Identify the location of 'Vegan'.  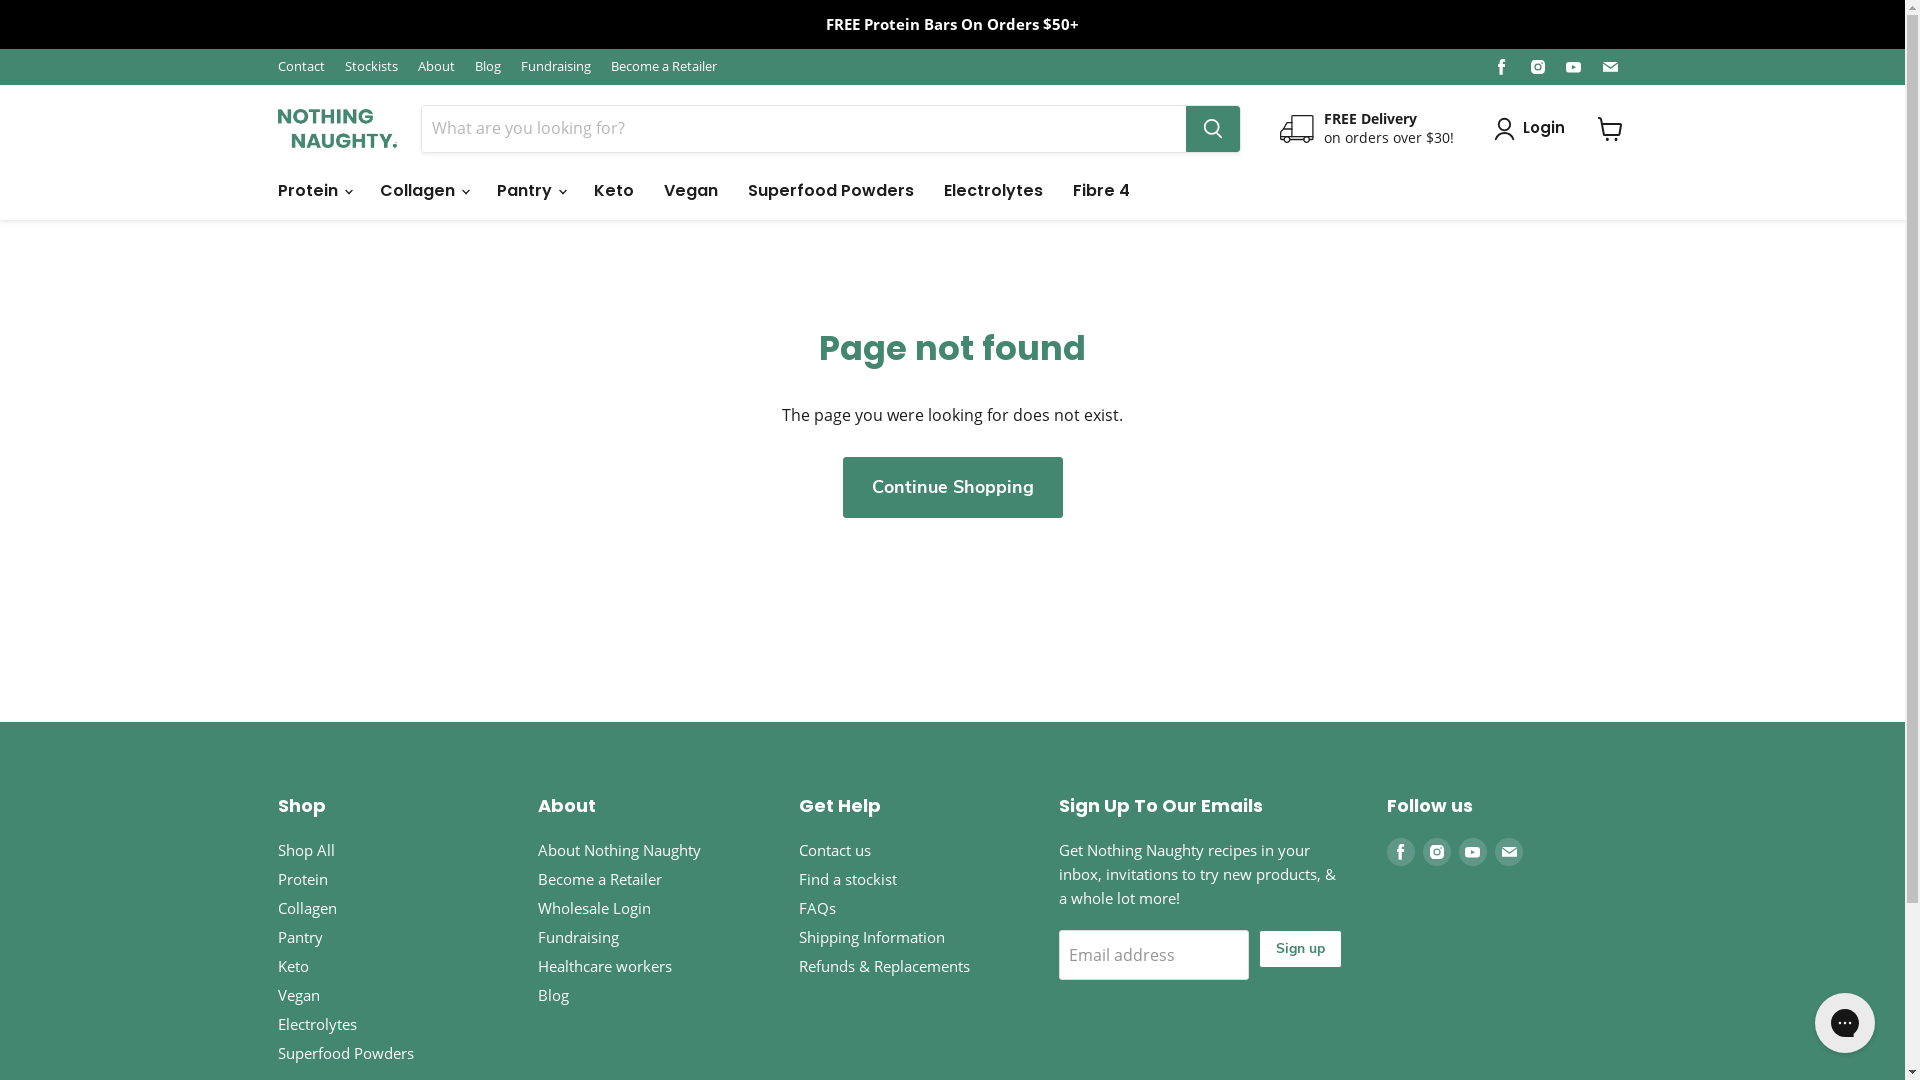
(297, 995).